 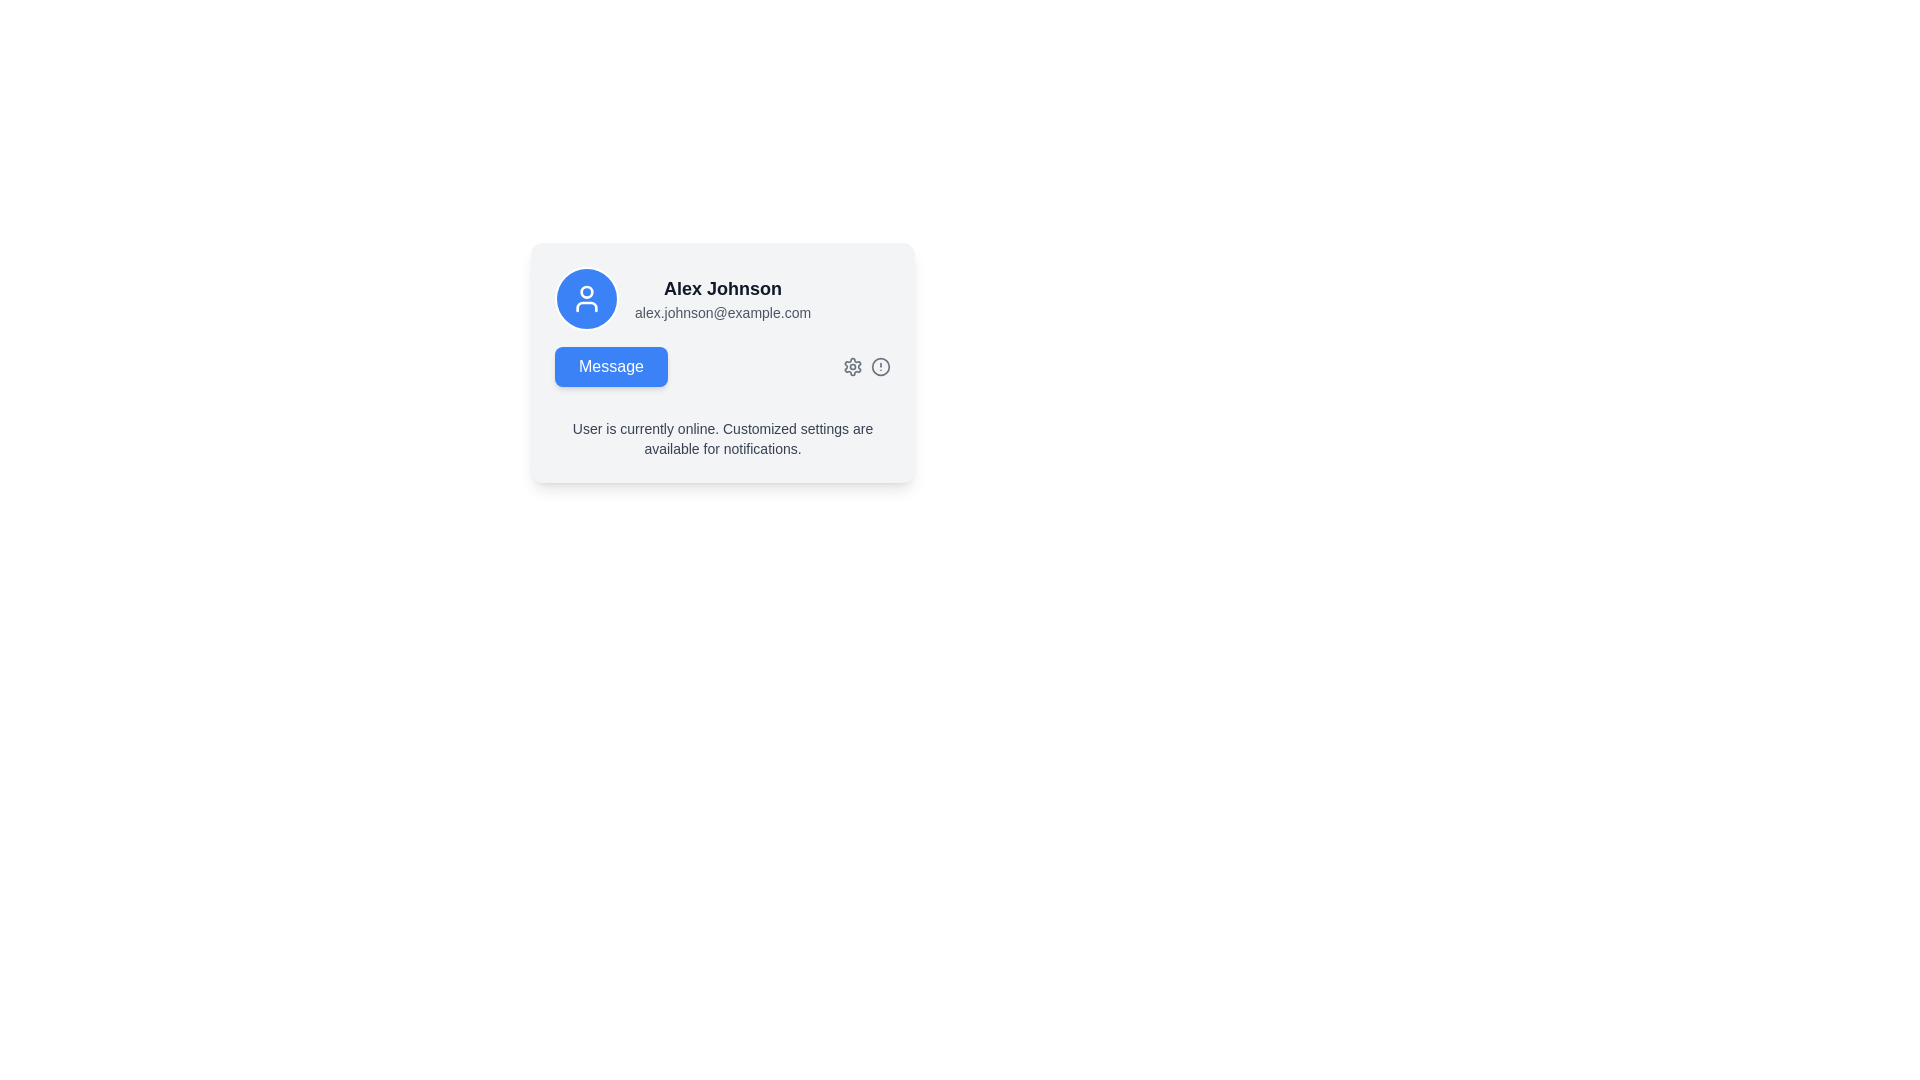 I want to click on the gear icon in the top-right section of the interface, so click(x=867, y=366).